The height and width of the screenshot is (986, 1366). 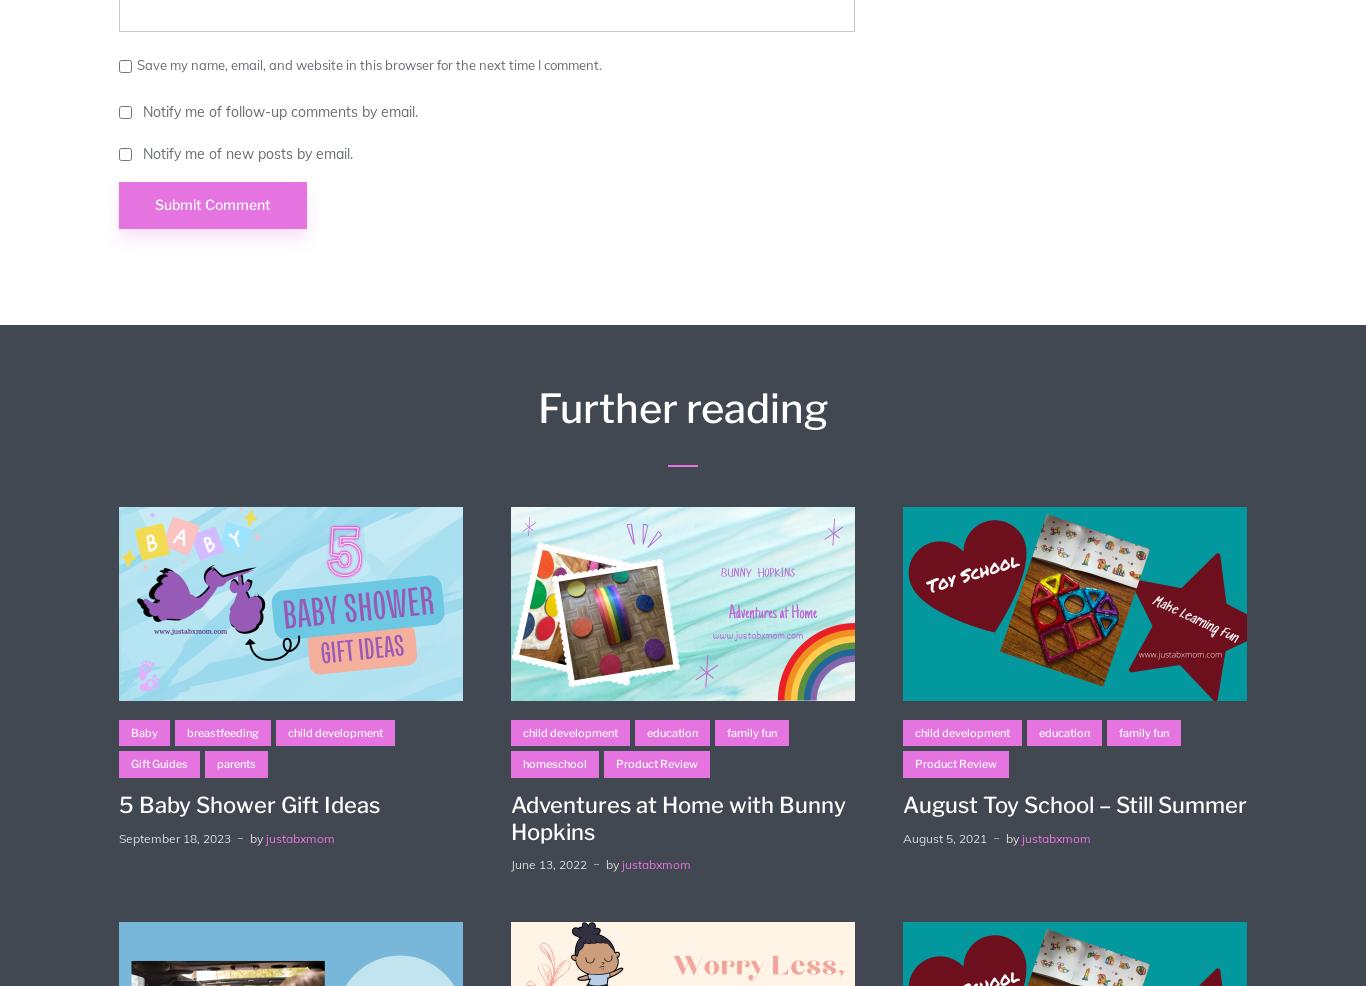 What do you see at coordinates (143, 731) in the screenshot?
I see `'Baby'` at bounding box center [143, 731].